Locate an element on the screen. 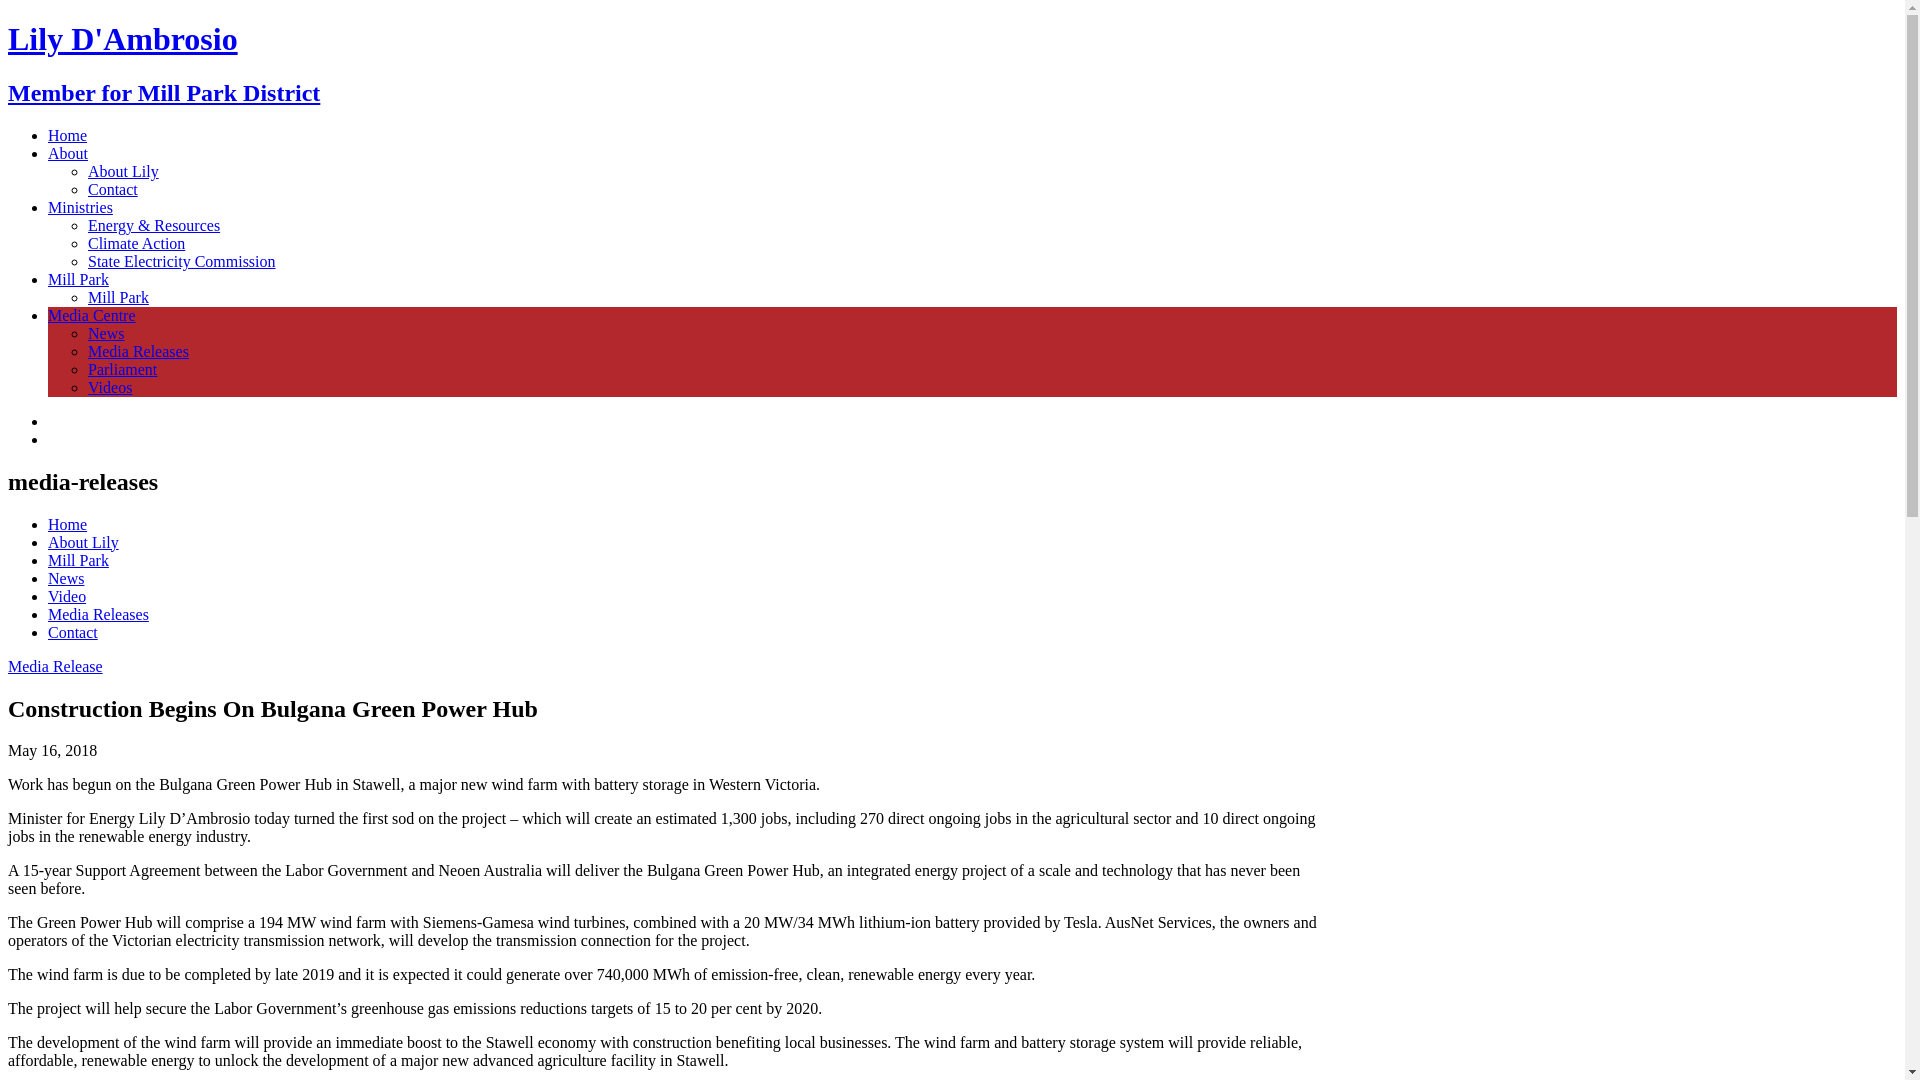 Image resolution: width=1920 pixels, height=1080 pixels. 'Video' is located at coordinates (48, 595).